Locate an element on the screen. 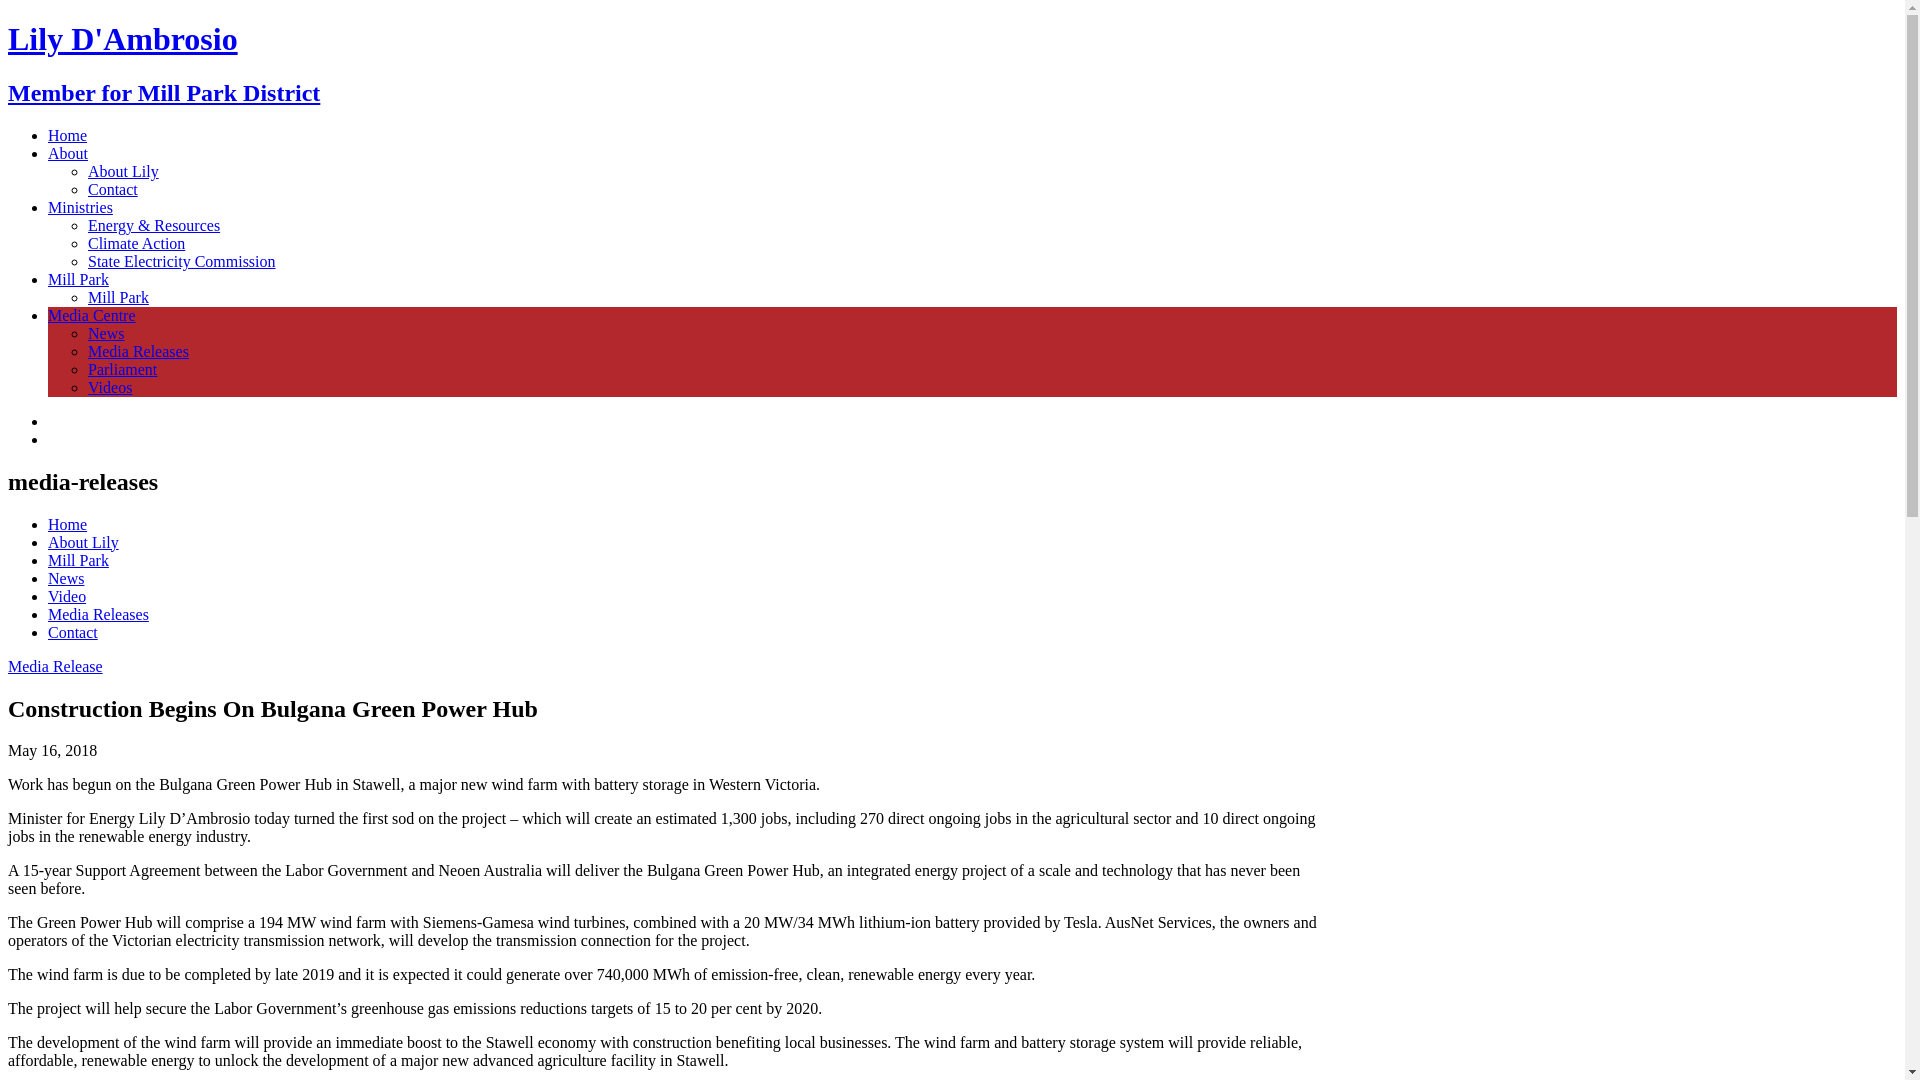 Image resolution: width=1920 pixels, height=1080 pixels. 'Video' is located at coordinates (48, 595).